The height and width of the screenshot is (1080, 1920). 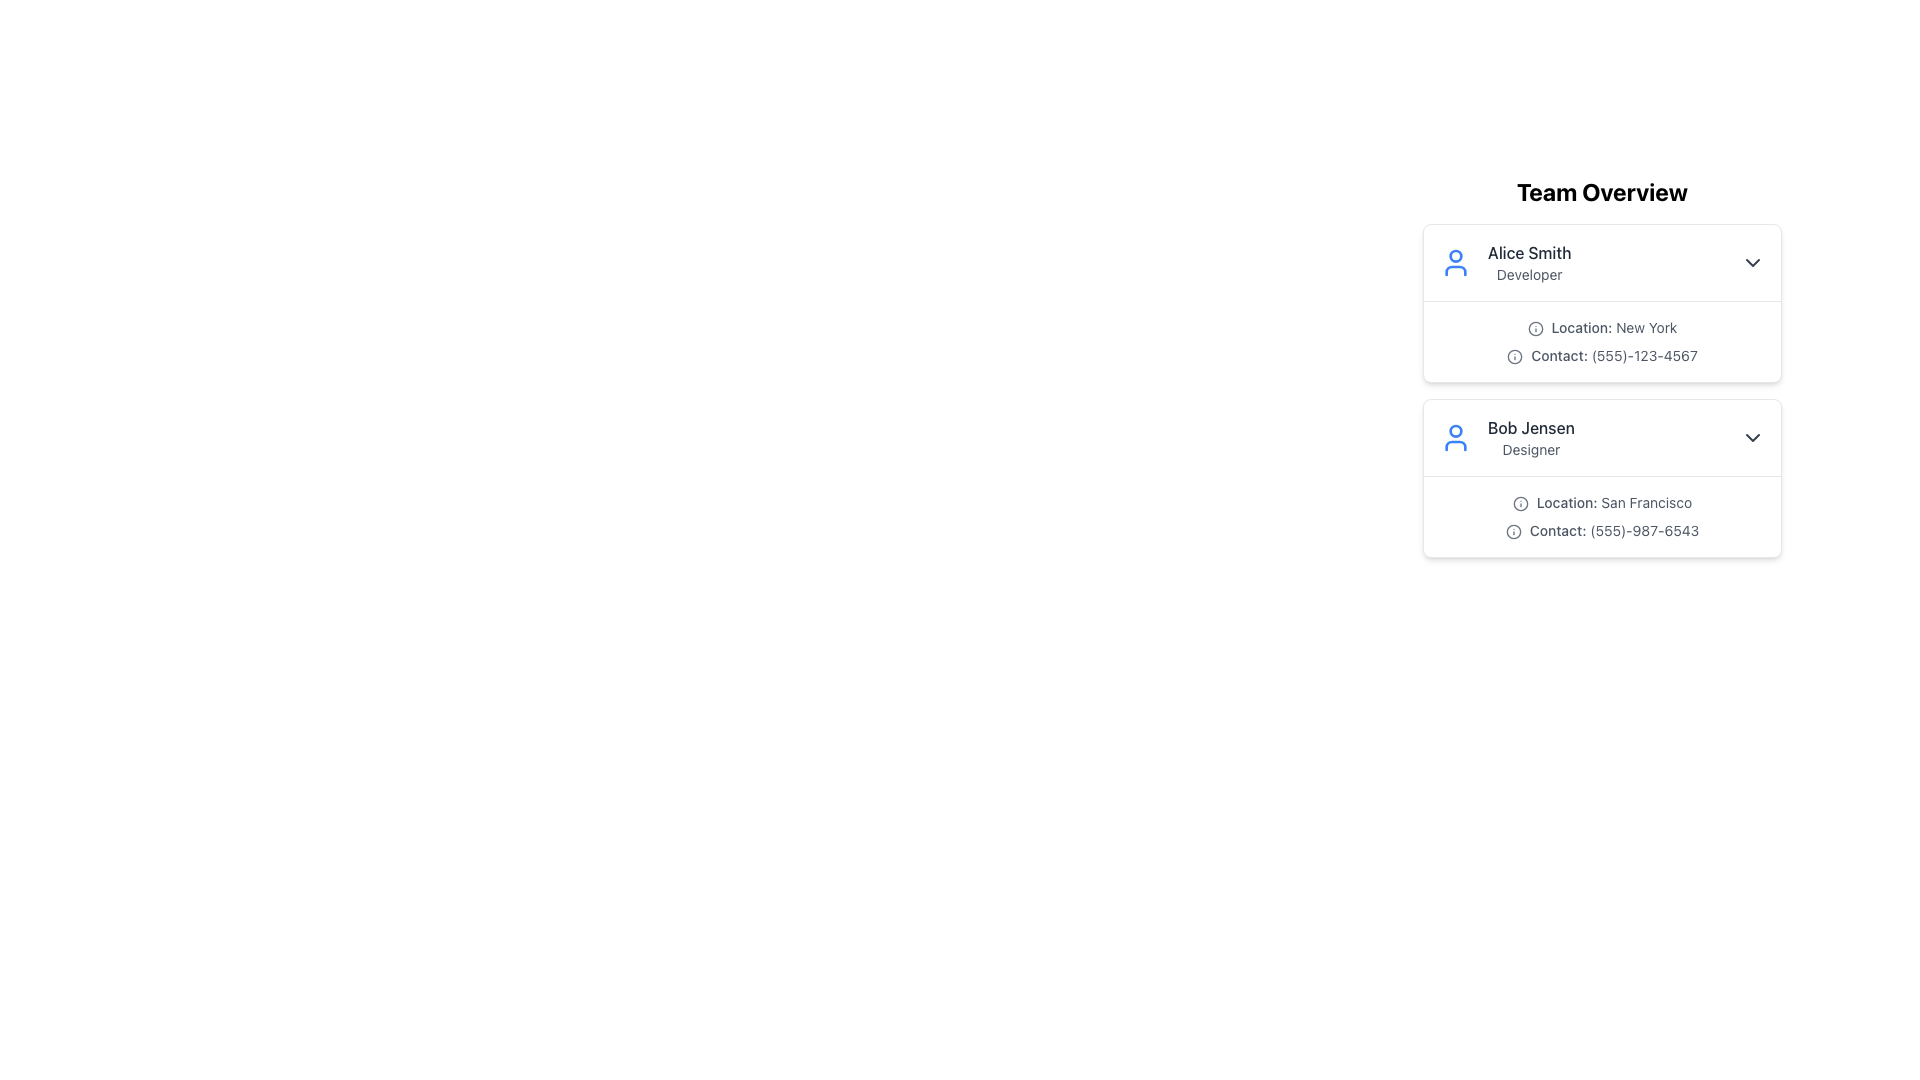 What do you see at coordinates (1530, 437) in the screenshot?
I see `the label identifying the second team member directly below 'Alice Smith - Developer' in the vertical list` at bounding box center [1530, 437].